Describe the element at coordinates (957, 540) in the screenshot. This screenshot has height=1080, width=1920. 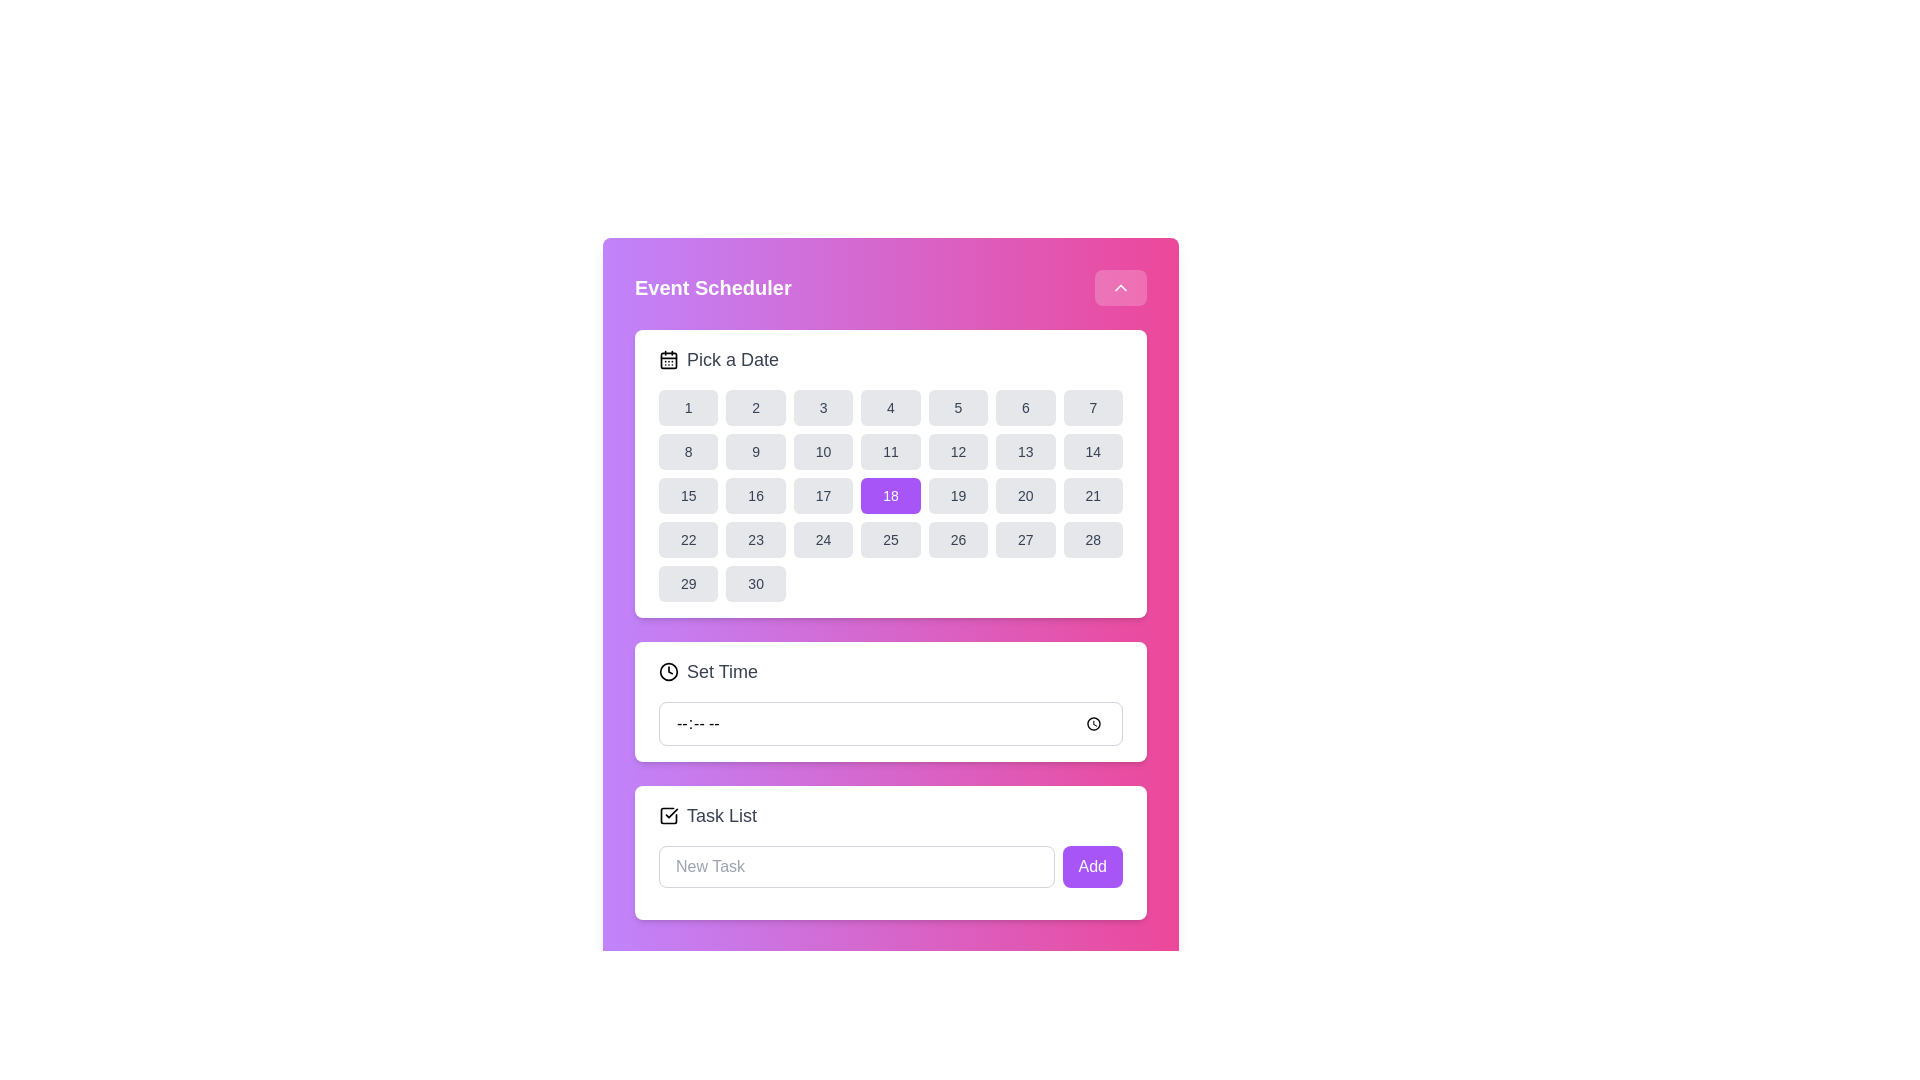
I see `the button displaying the number '26'` at that location.